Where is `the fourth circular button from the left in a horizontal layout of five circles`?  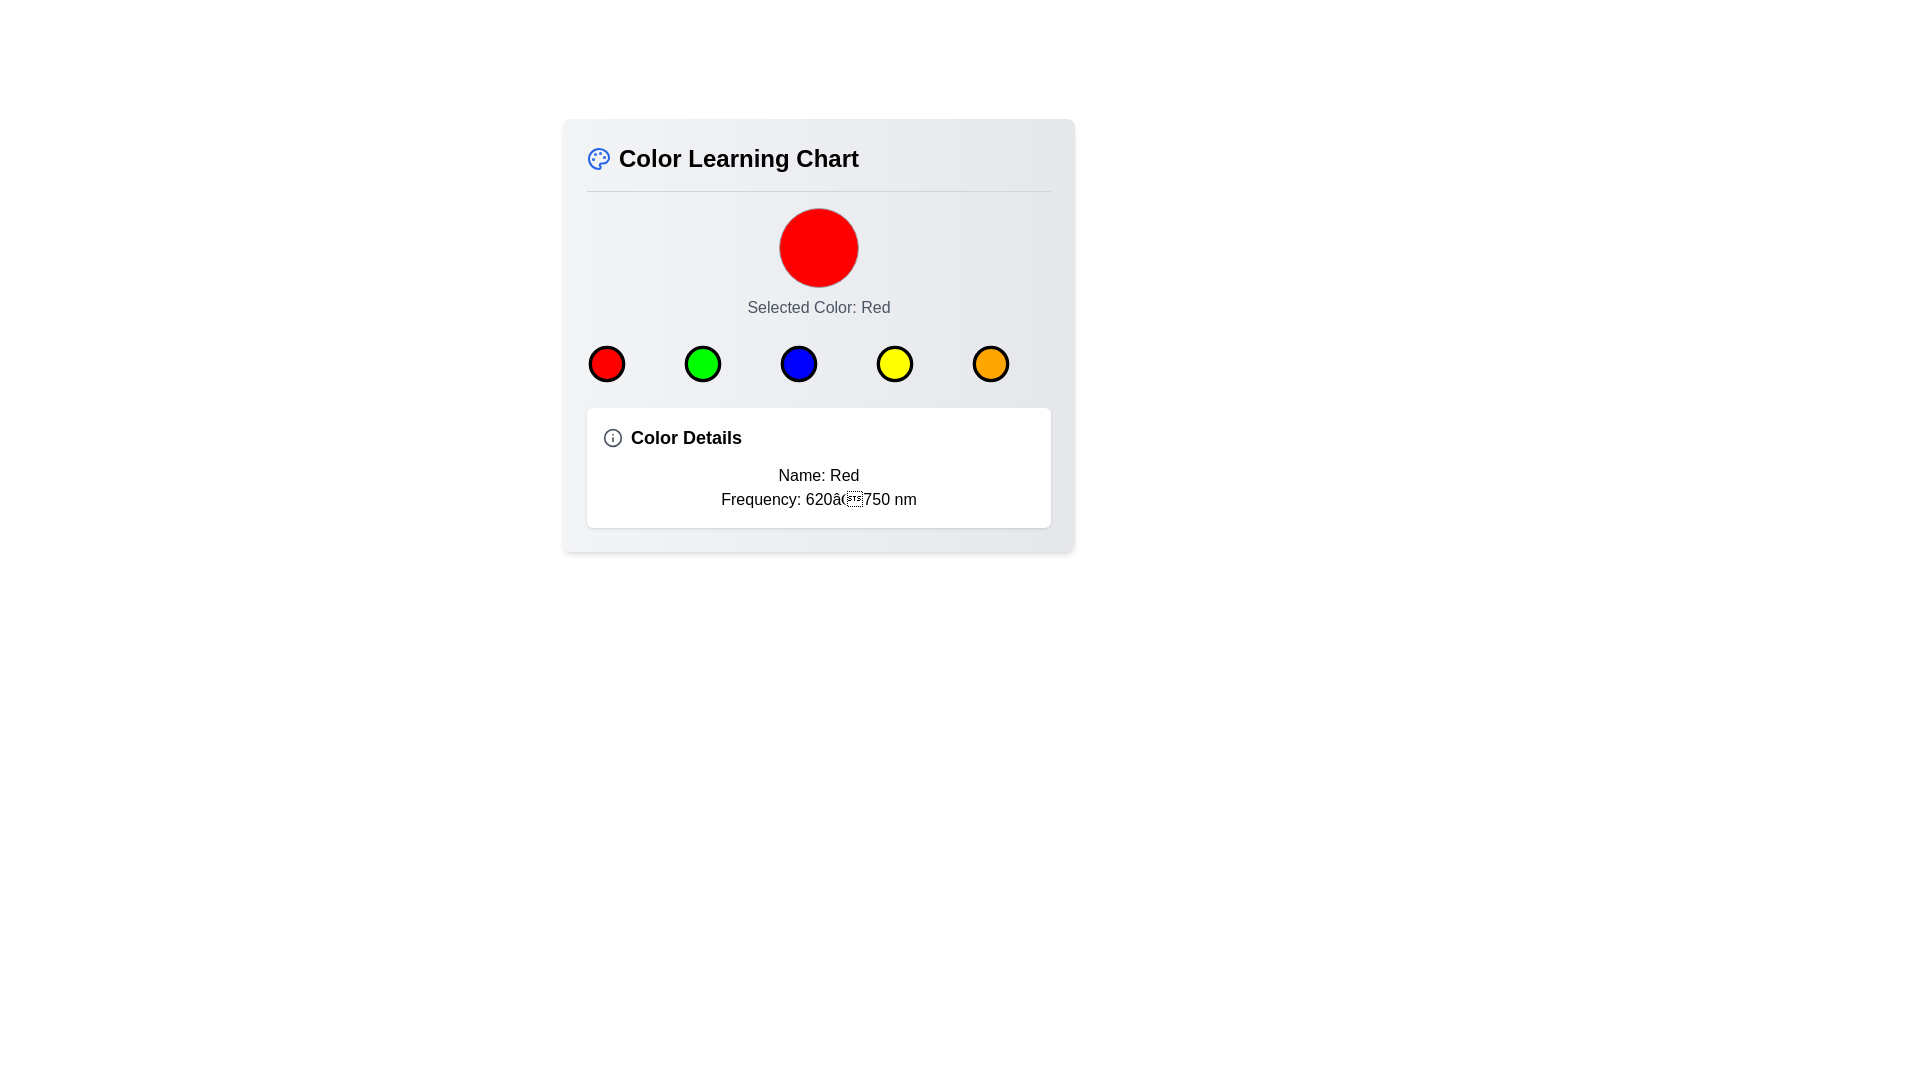
the fourth circular button from the left in a horizontal layout of five circles is located at coordinates (893, 363).